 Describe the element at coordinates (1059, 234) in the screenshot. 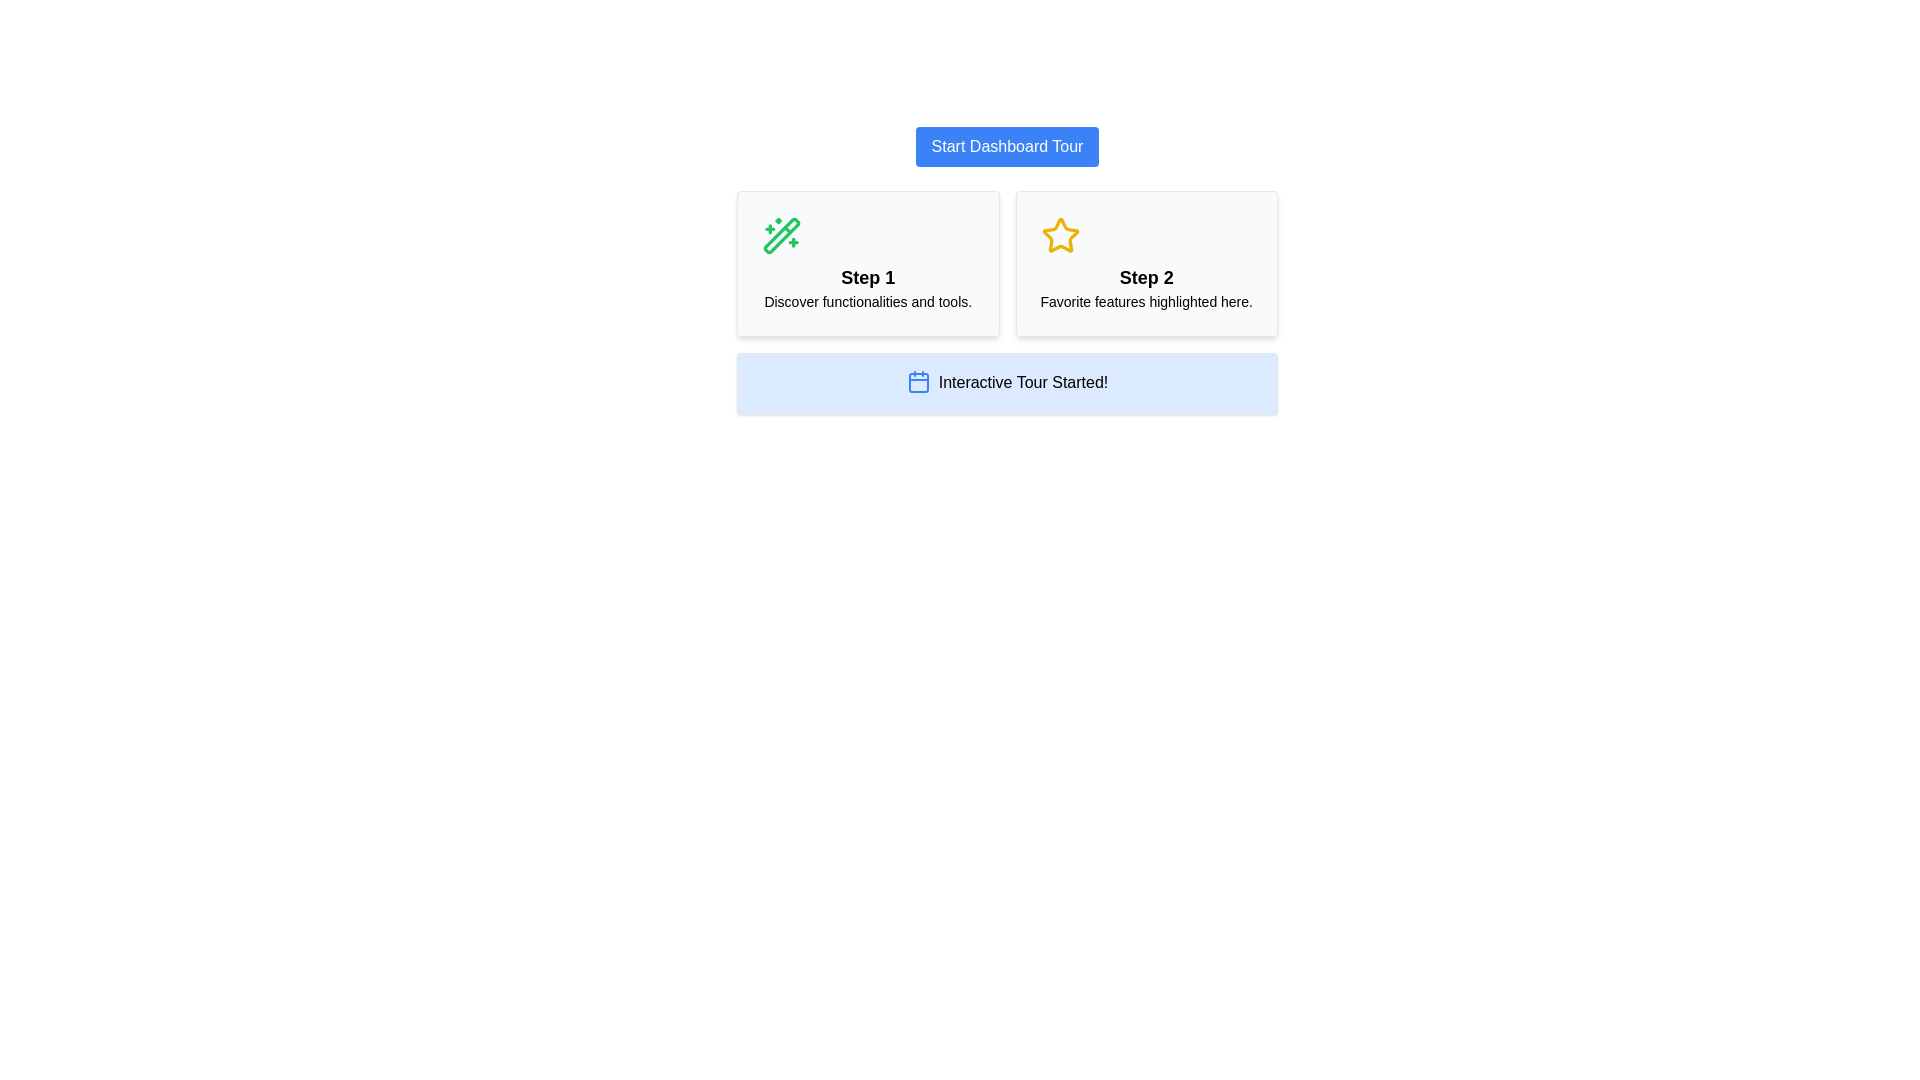

I see `the decorative icon located above the text 'Step 2' in the second card from the left` at that location.